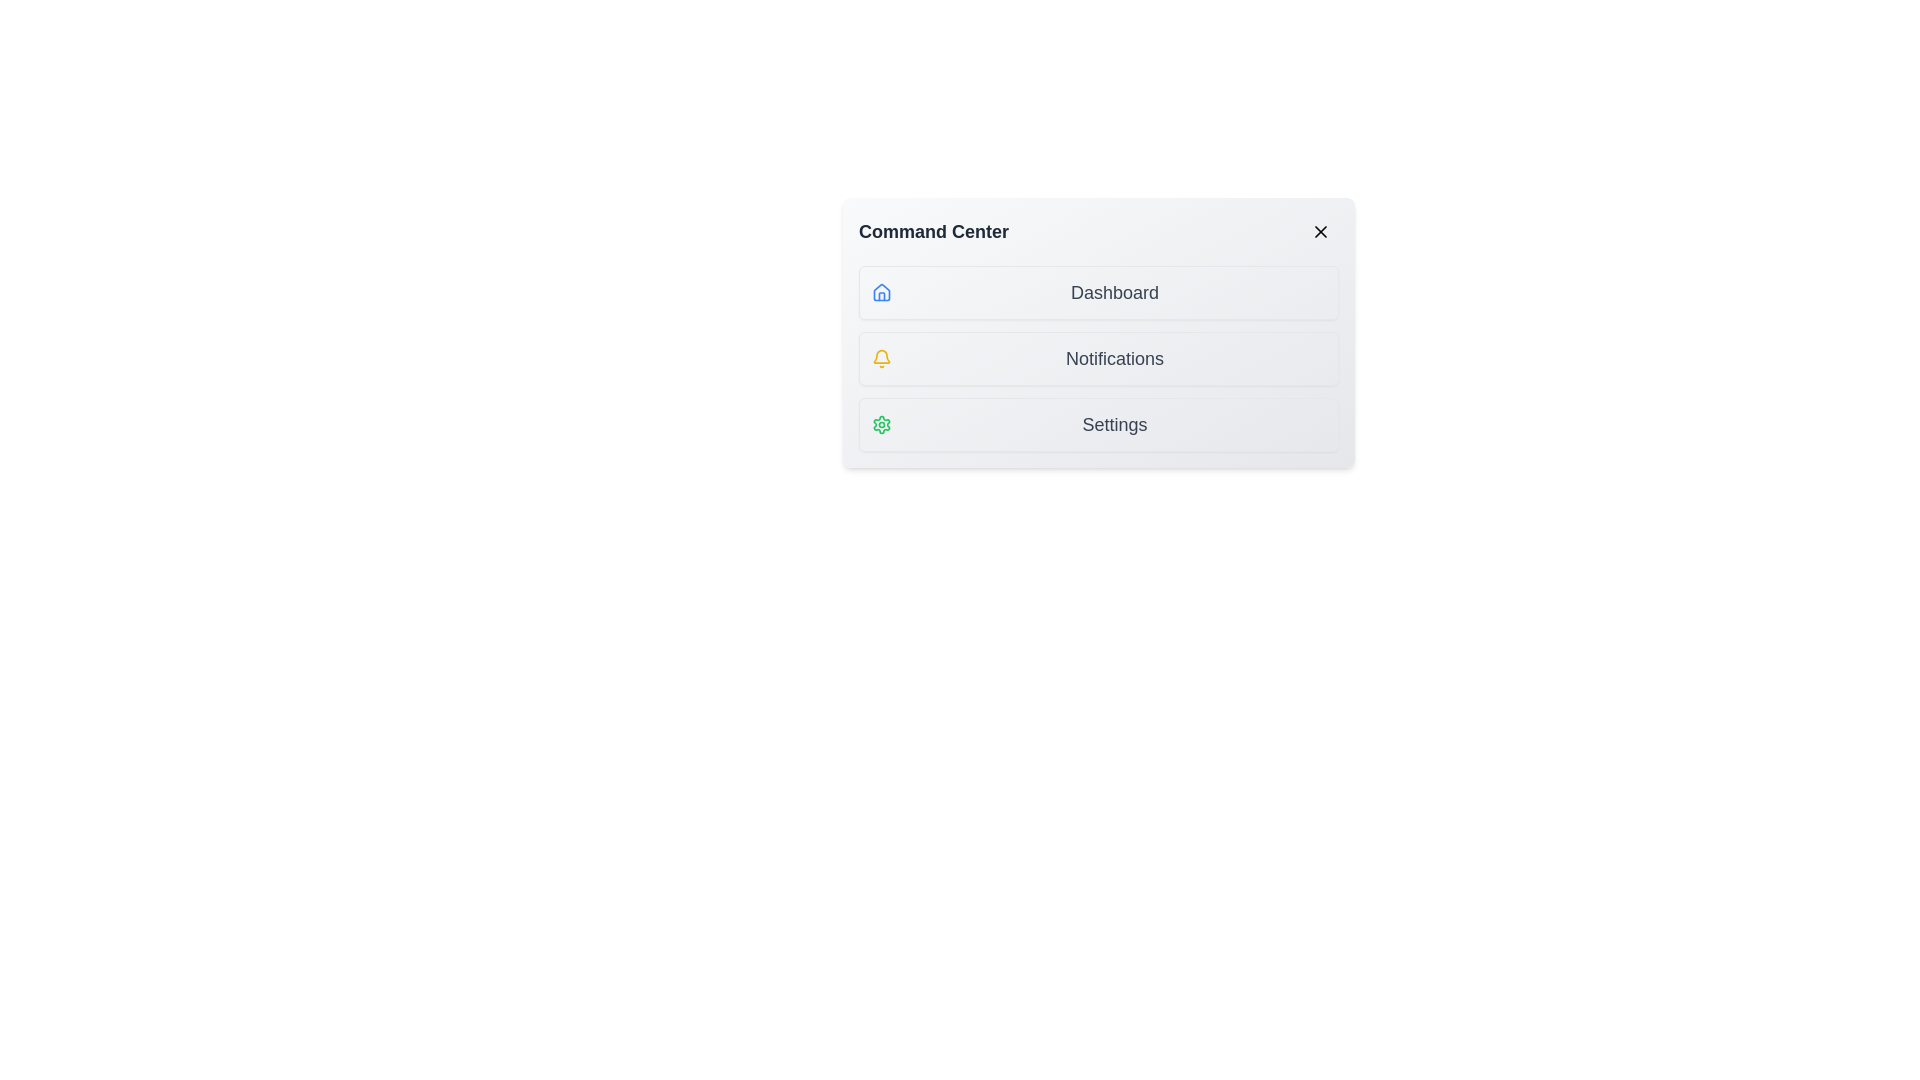 This screenshot has width=1920, height=1080. Describe the element at coordinates (1098, 357) in the screenshot. I see `the button located between the 'Dashboard' and 'Settings' items` at that location.